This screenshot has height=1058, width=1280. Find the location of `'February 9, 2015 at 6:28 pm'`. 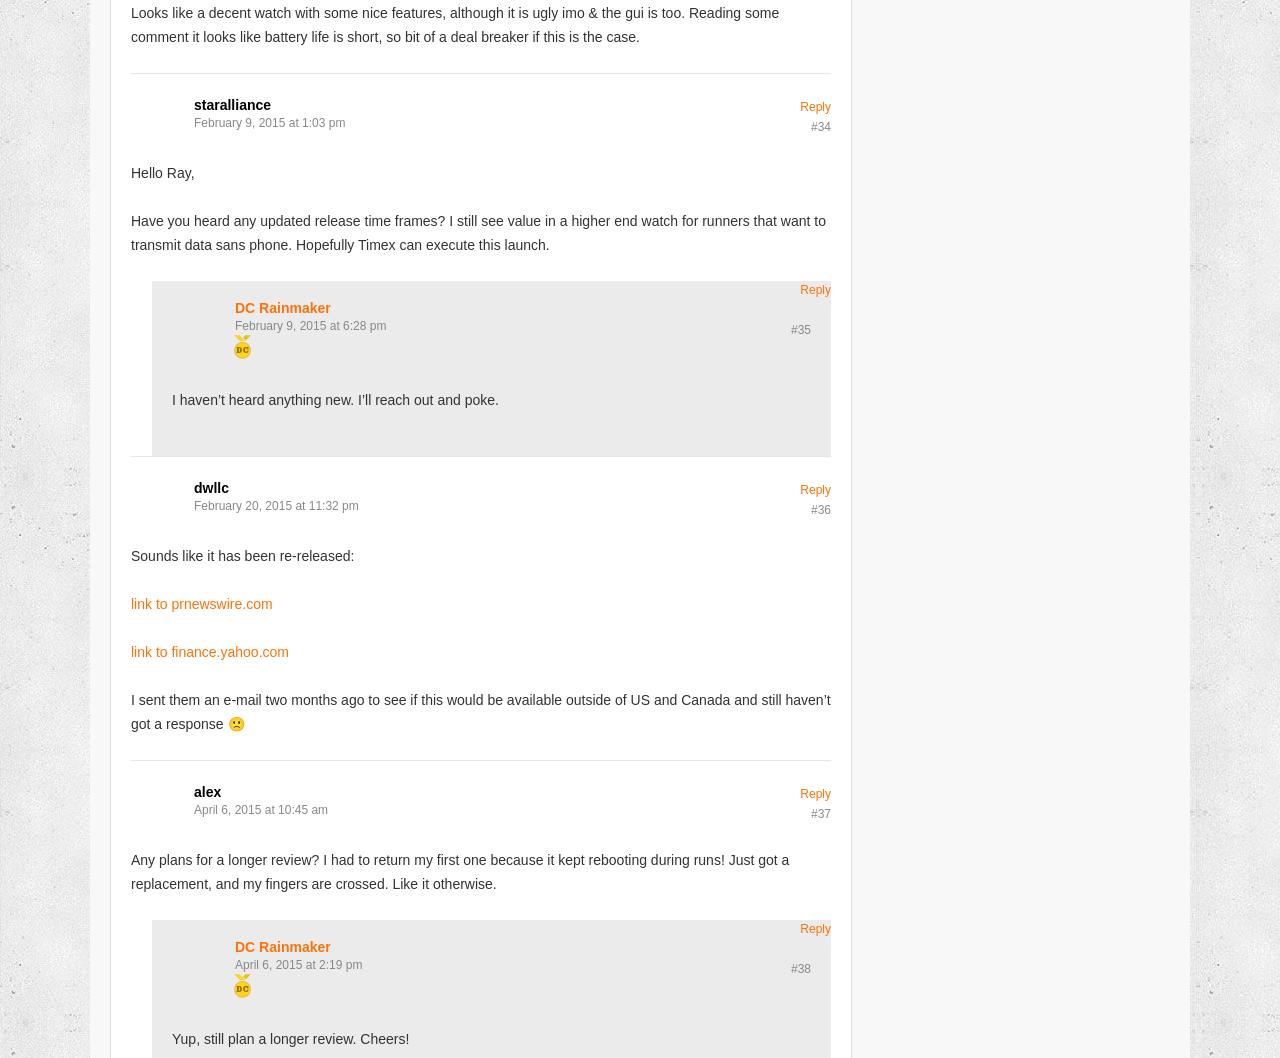

'February 9, 2015 at 6:28 pm' is located at coordinates (309, 324).